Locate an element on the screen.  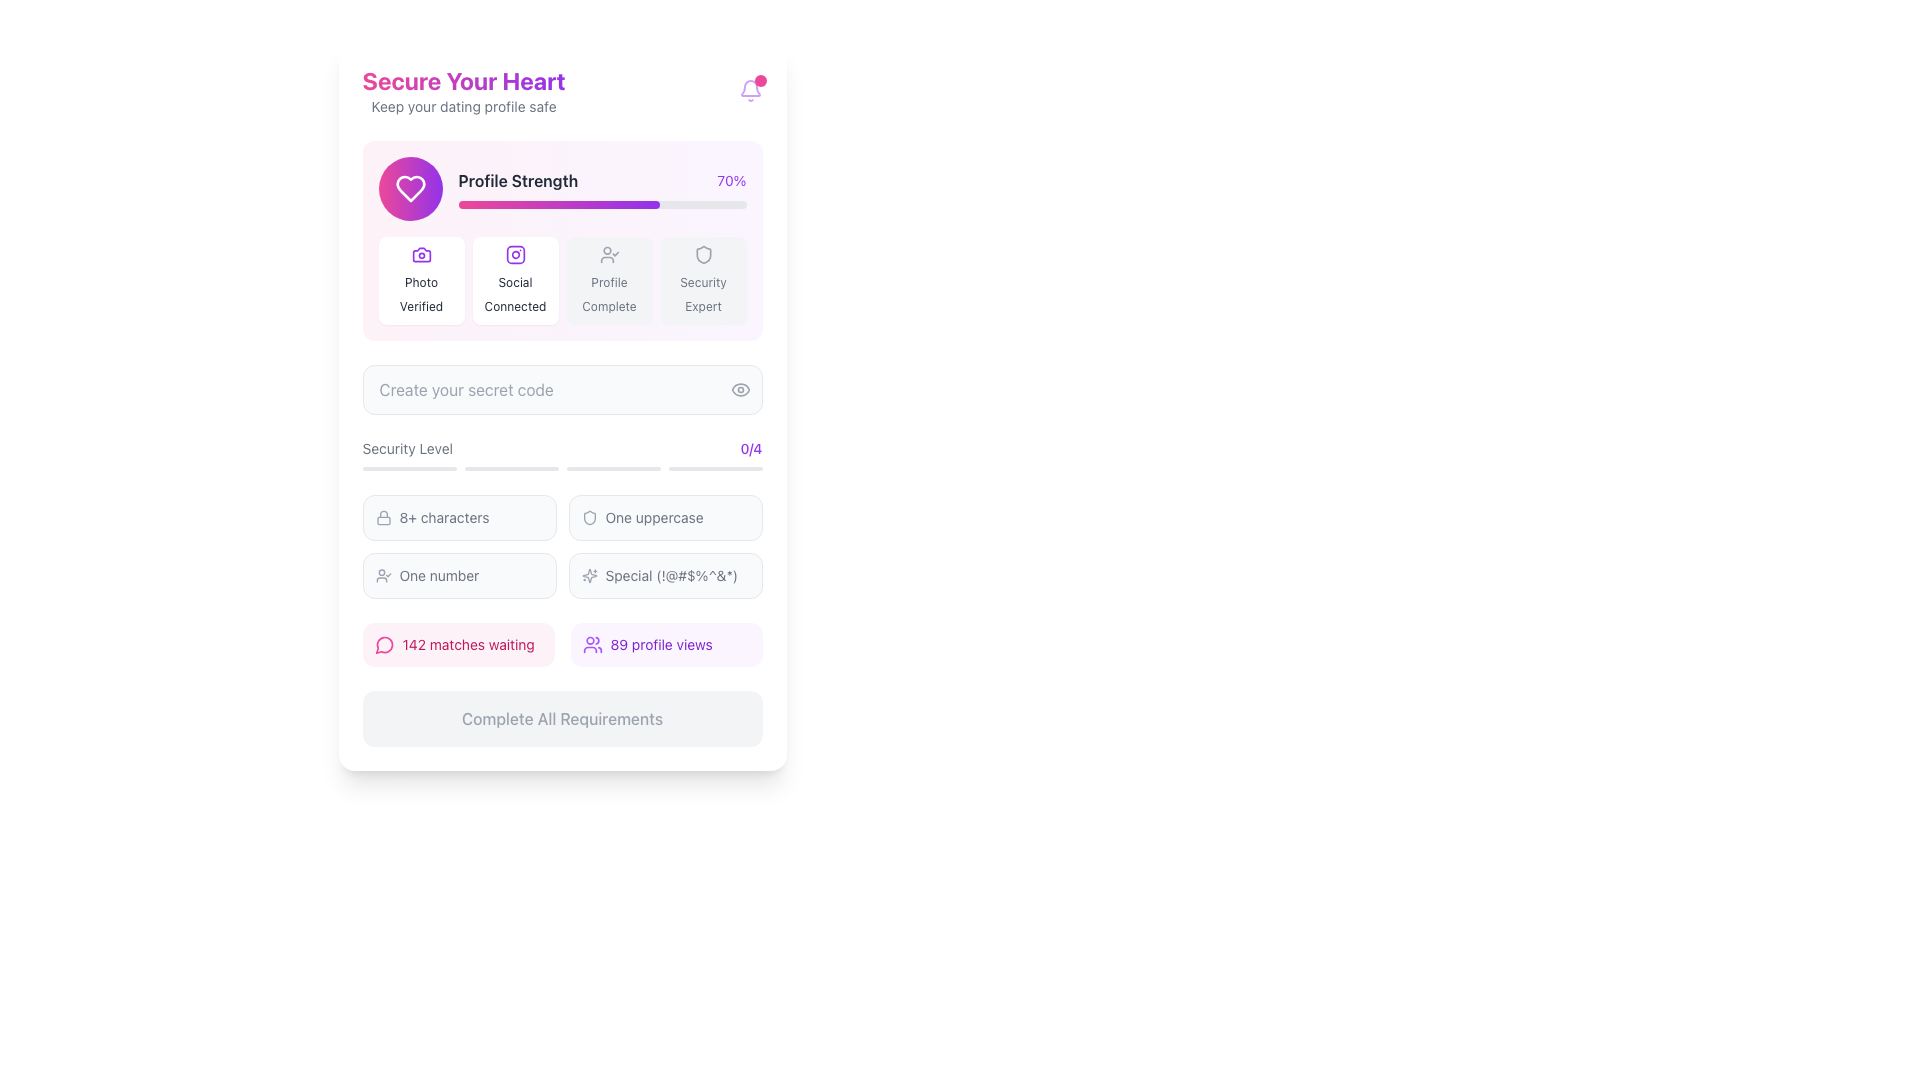
the Informational indicator that indicates the requirement of at least one uppercase letter, located in the top-right position of the 'Security Level' section is located at coordinates (665, 516).